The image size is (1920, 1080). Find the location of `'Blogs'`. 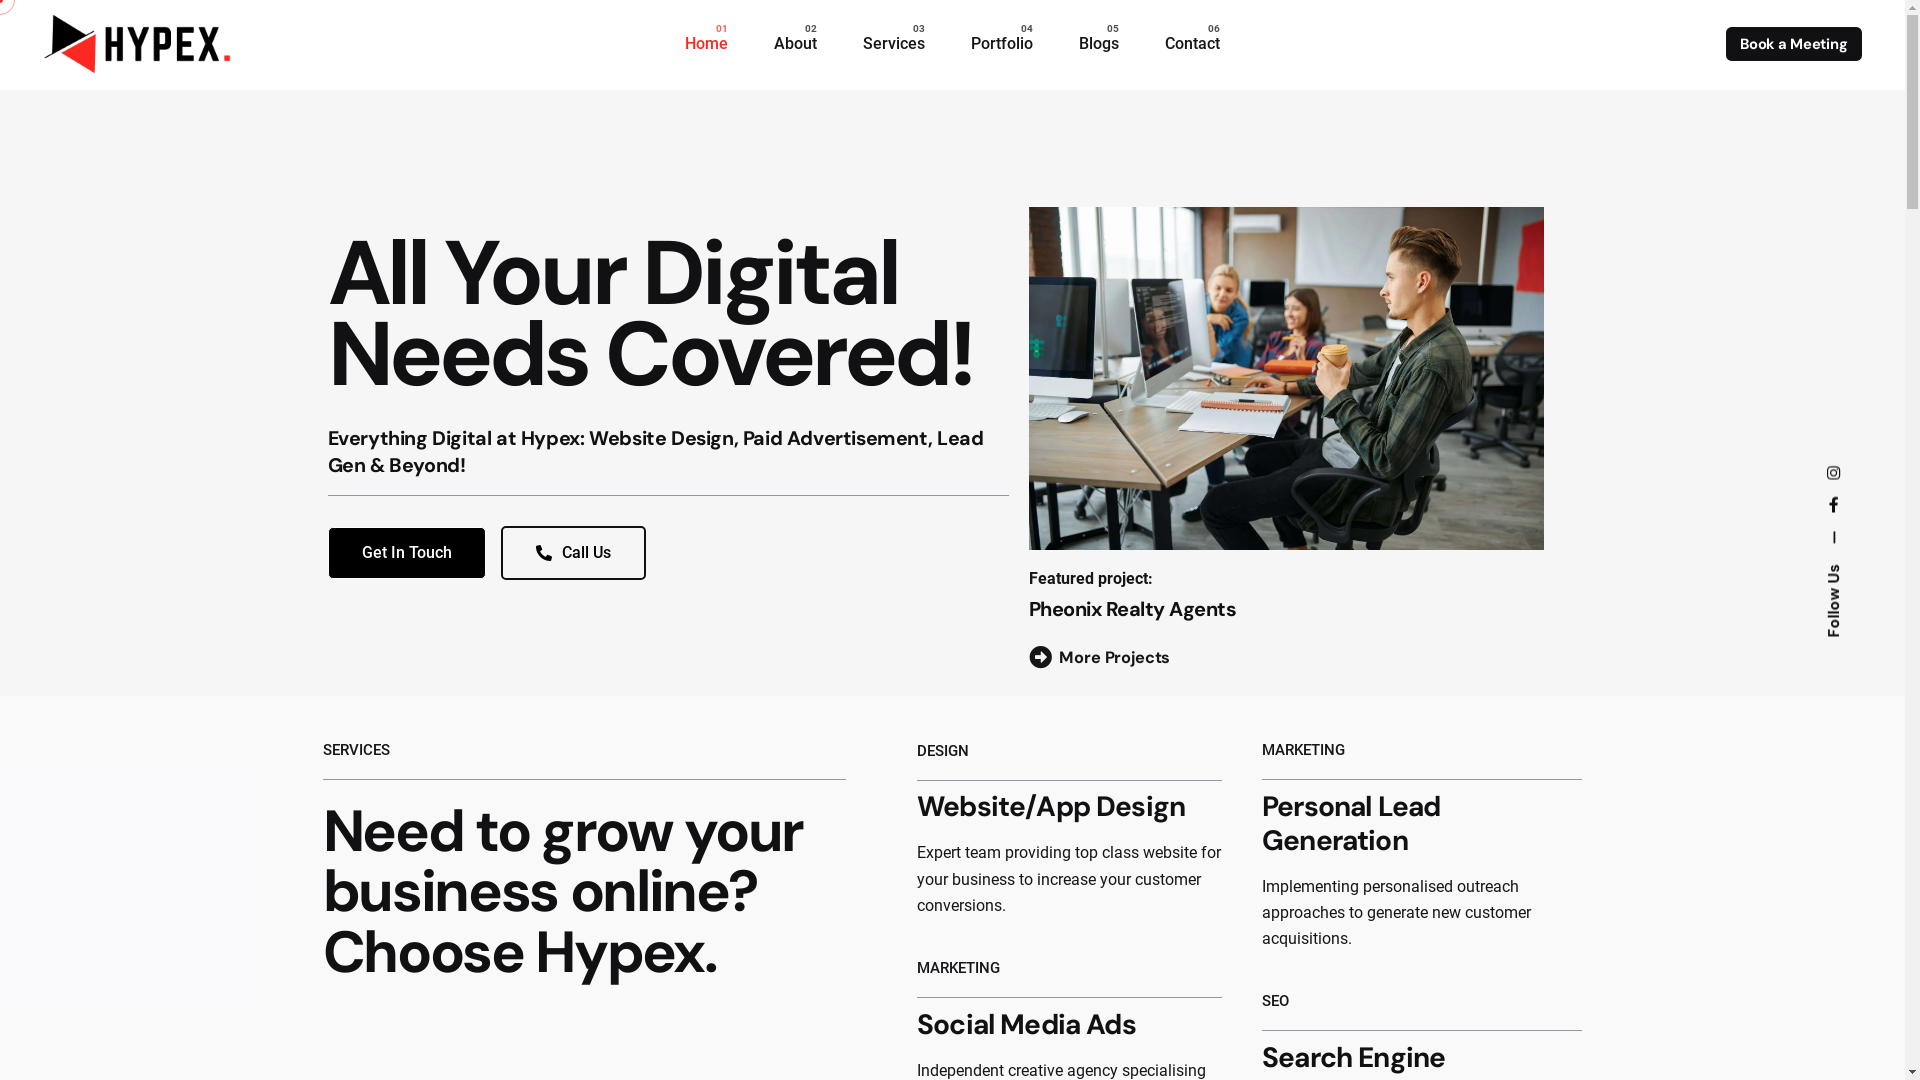

'Blogs' is located at coordinates (1098, 43).